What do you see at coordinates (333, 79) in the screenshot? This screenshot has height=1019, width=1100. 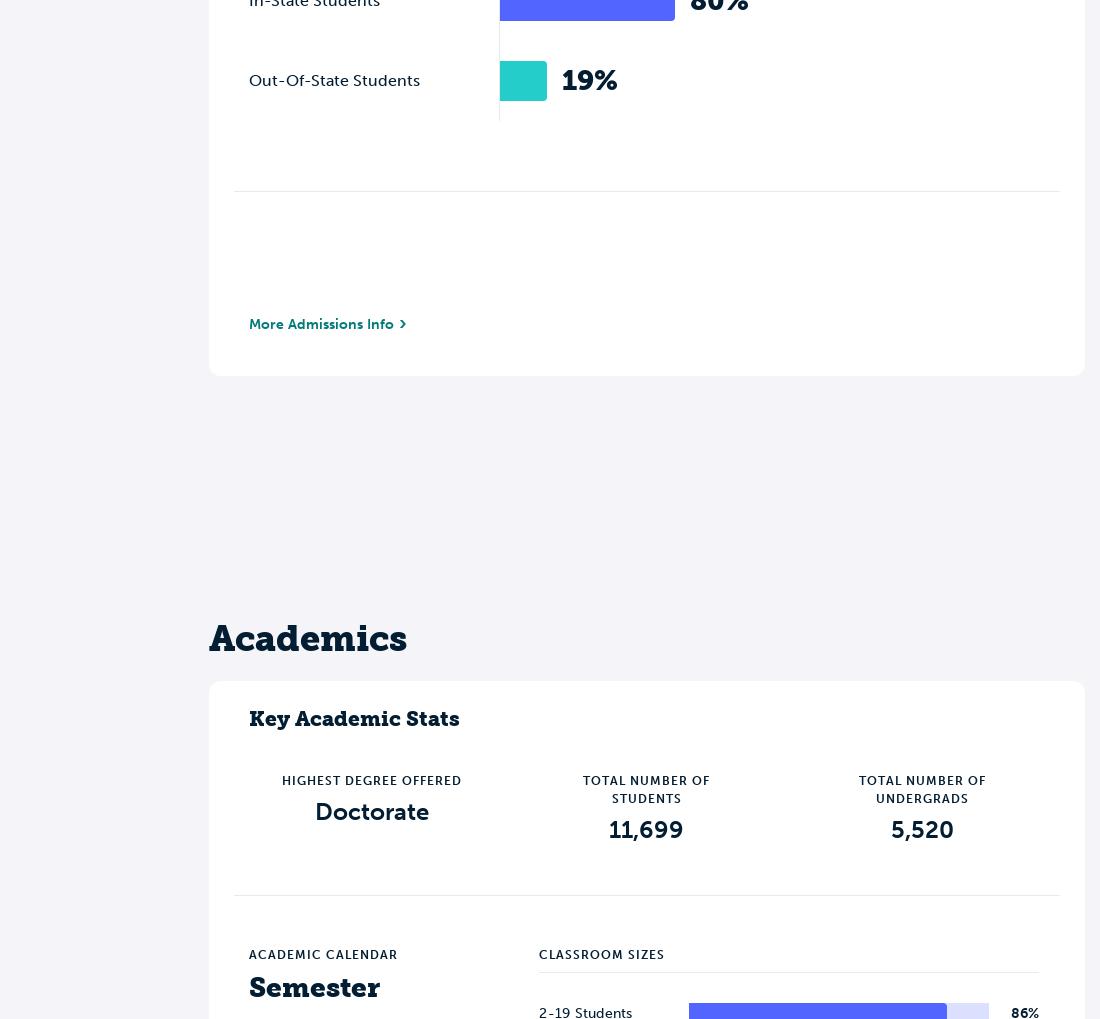 I see `'Out-Of-State Students'` at bounding box center [333, 79].